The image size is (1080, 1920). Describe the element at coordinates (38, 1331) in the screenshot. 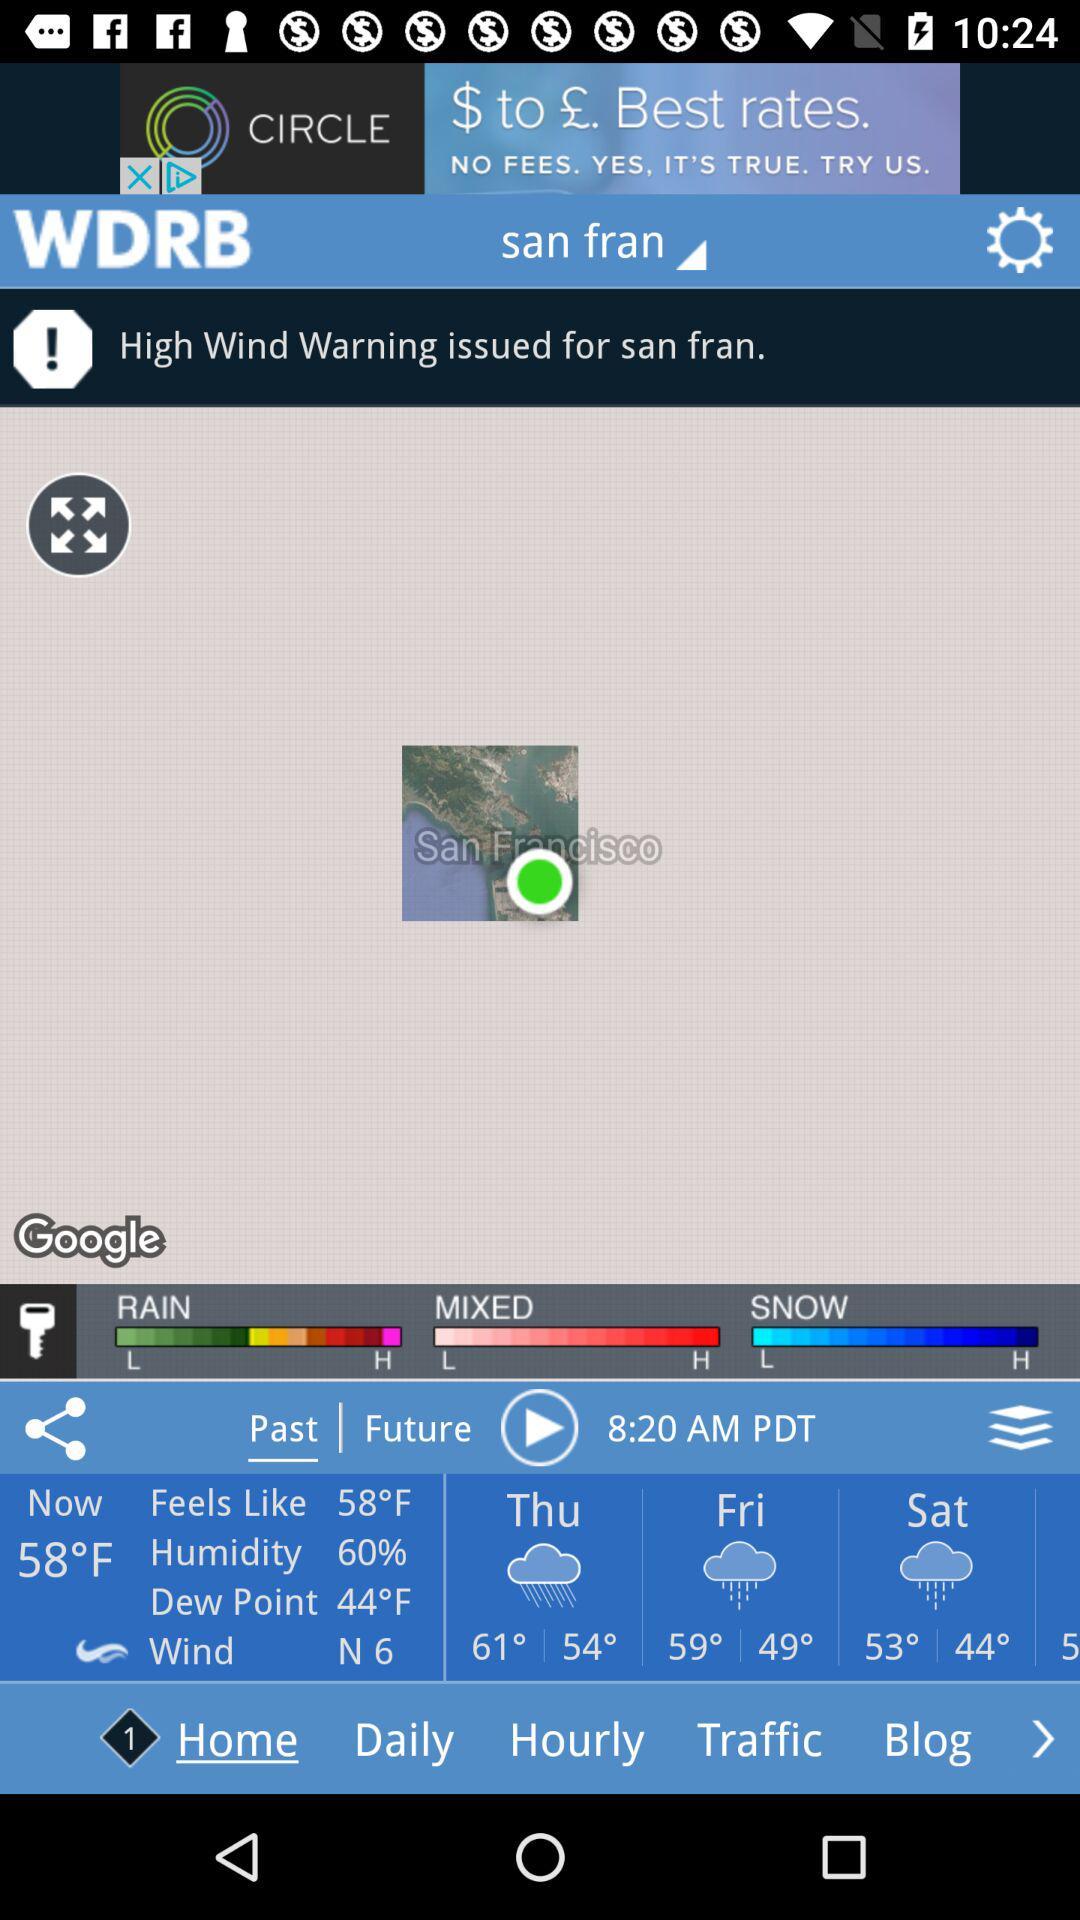

I see `unlock contents` at that location.